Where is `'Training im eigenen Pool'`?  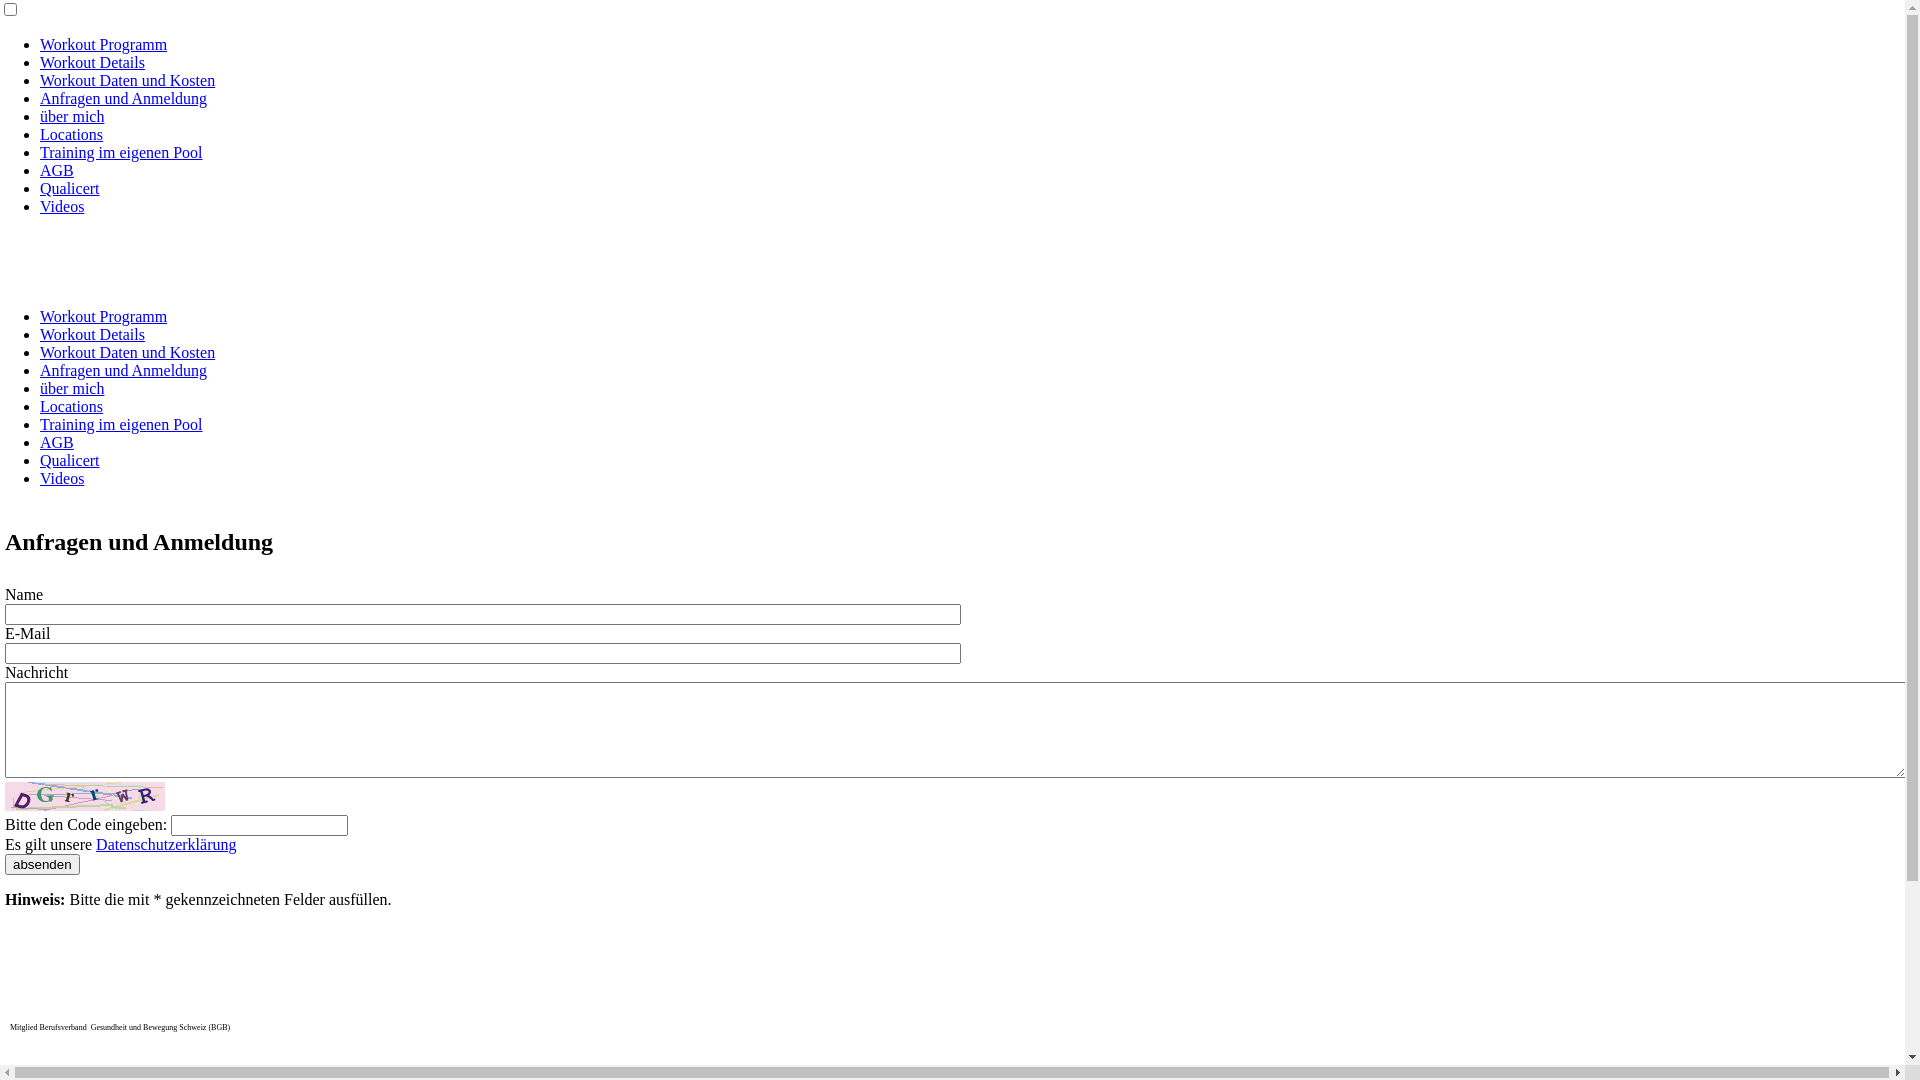 'Training im eigenen Pool' is located at coordinates (120, 151).